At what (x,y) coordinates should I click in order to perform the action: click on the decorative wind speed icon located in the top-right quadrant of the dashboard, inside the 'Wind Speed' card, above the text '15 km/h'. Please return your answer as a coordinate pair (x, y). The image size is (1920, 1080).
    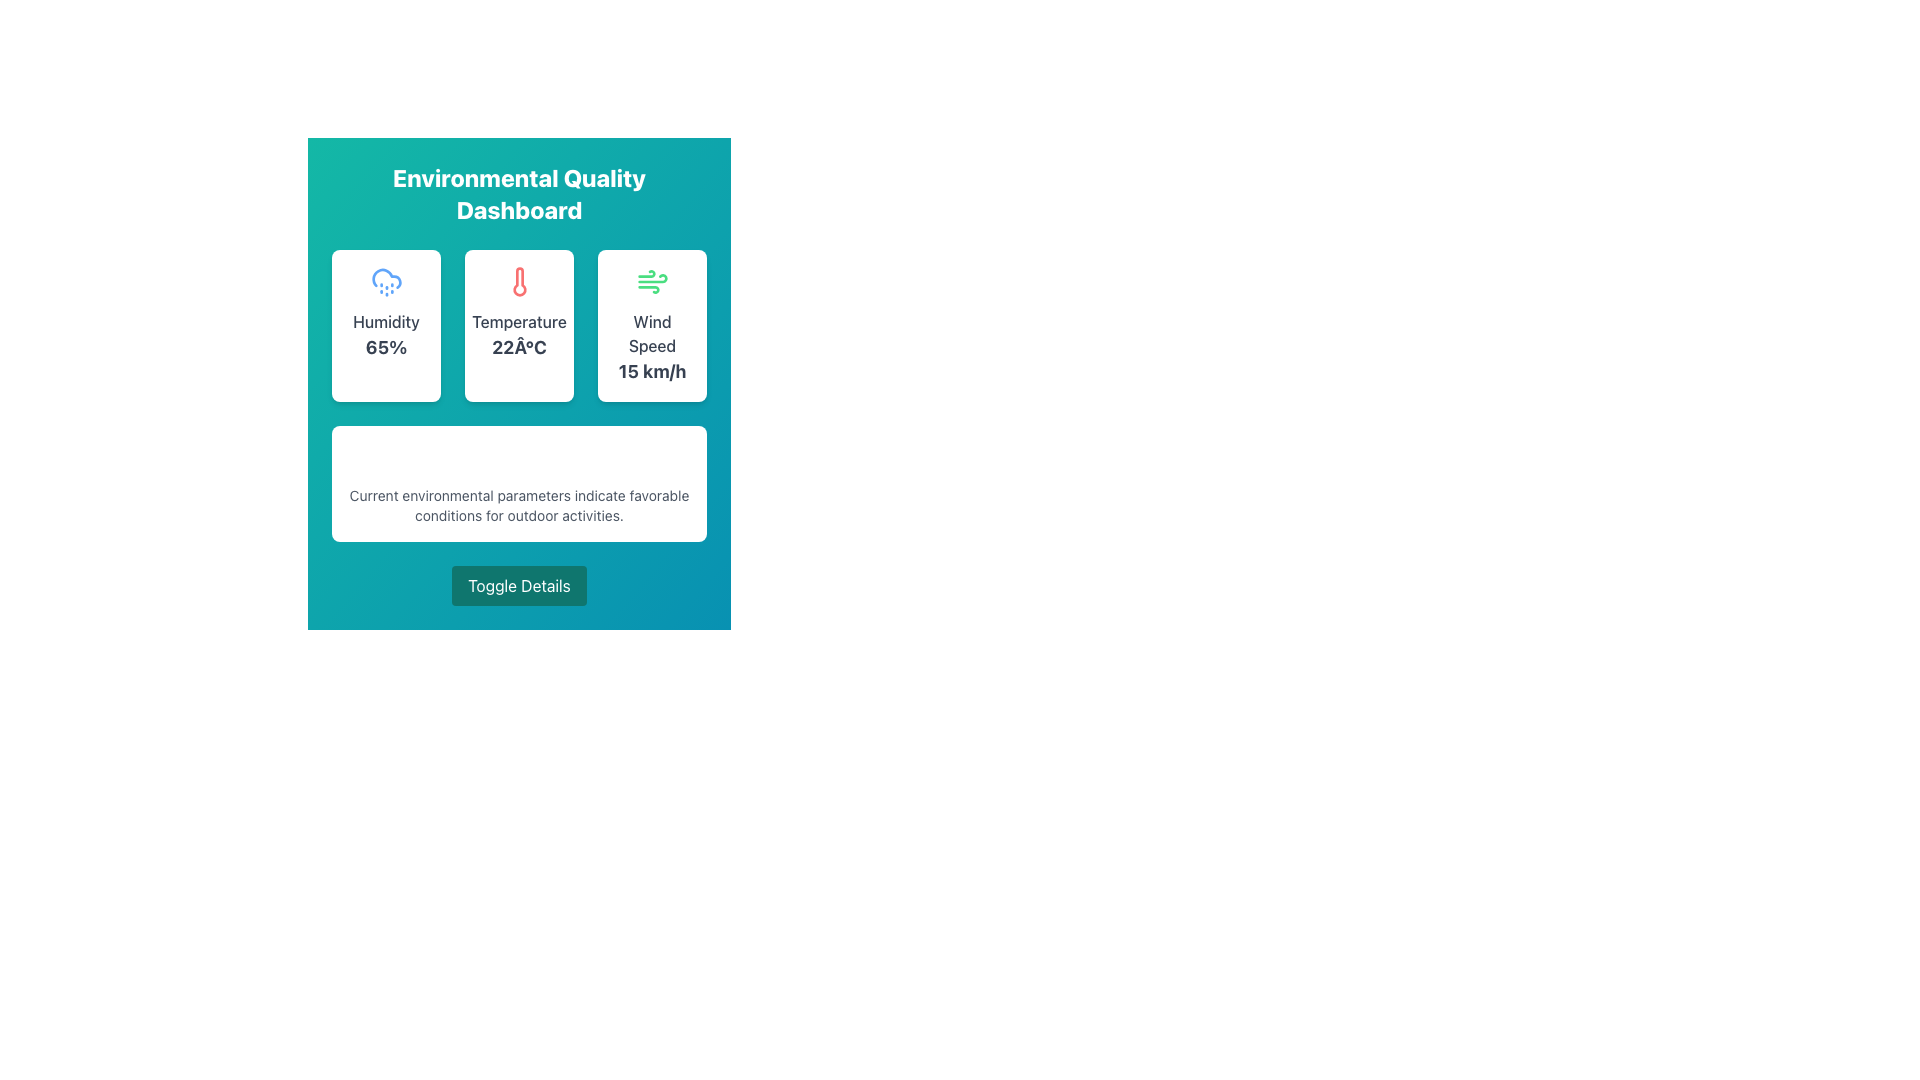
    Looking at the image, I should click on (652, 281).